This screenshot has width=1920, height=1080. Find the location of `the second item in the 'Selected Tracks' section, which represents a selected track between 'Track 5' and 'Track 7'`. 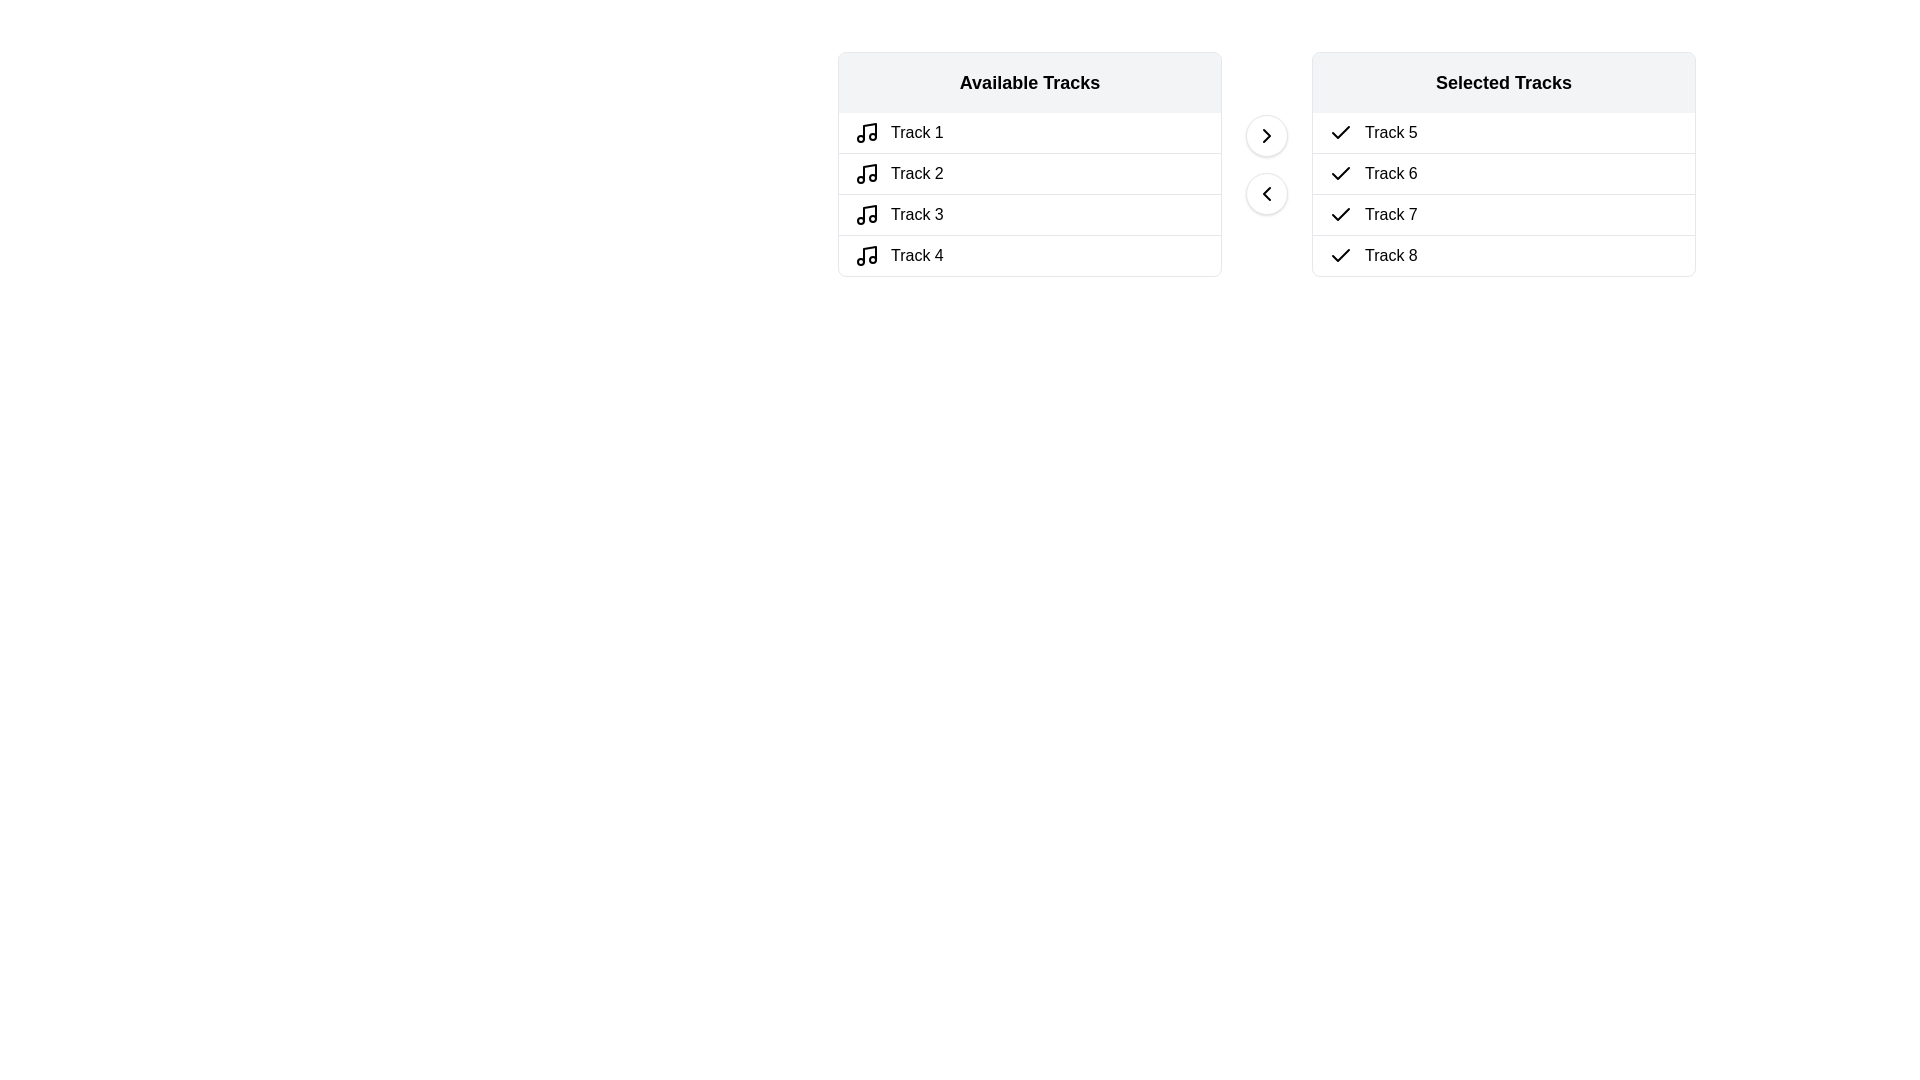

the second item in the 'Selected Tracks' section, which represents a selected track between 'Track 5' and 'Track 7' is located at coordinates (1503, 172).